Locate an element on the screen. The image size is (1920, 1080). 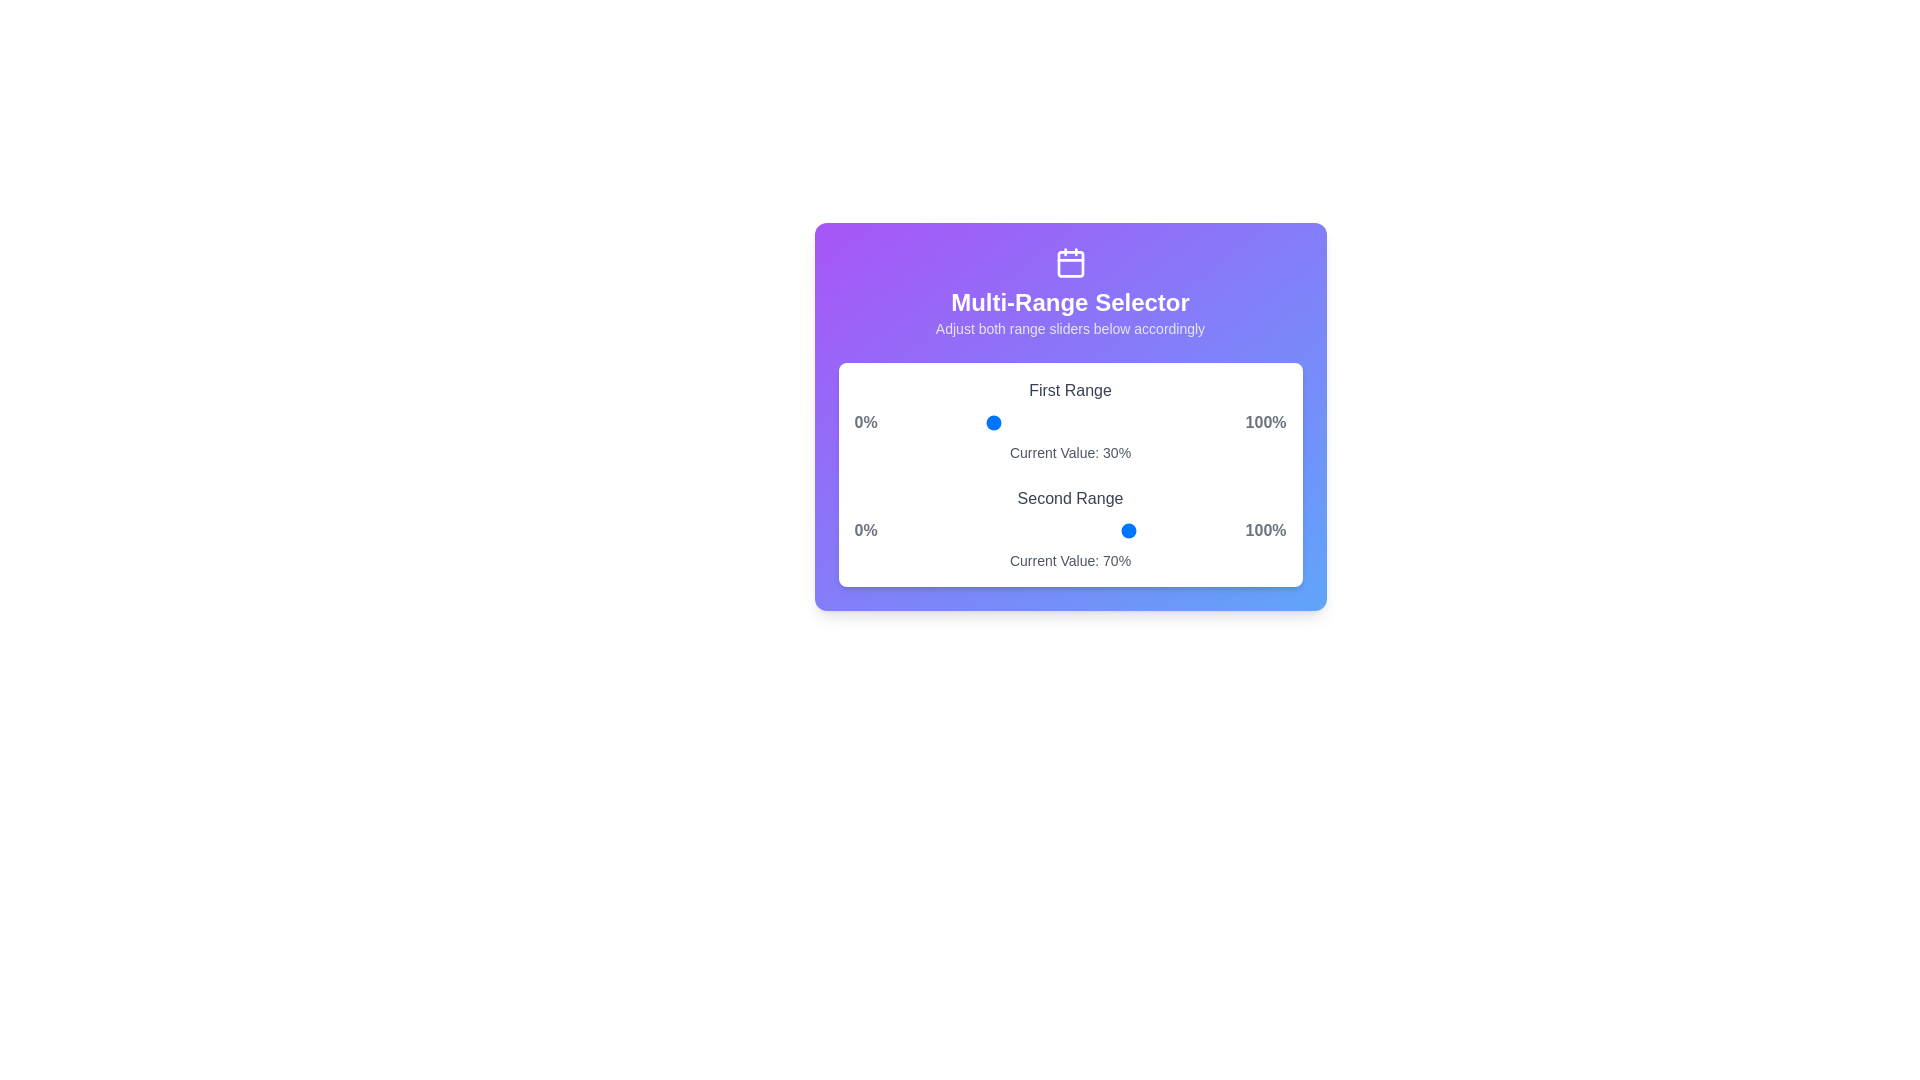
the first range slider value is located at coordinates (1177, 422).